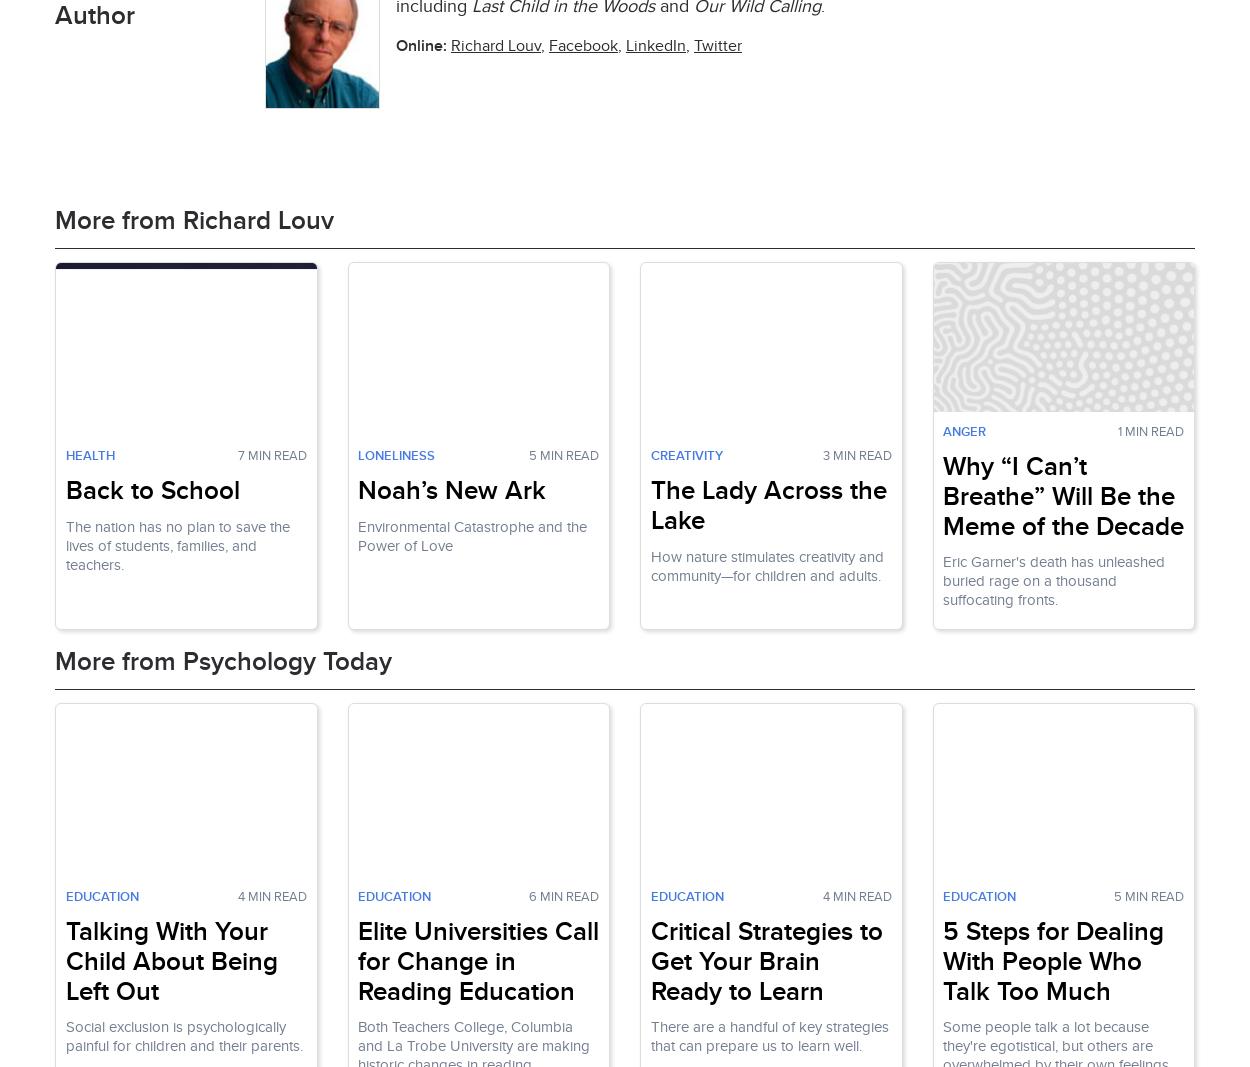  I want to click on 'How nature stimulates creativity and community—for children and adults.', so click(766, 564).